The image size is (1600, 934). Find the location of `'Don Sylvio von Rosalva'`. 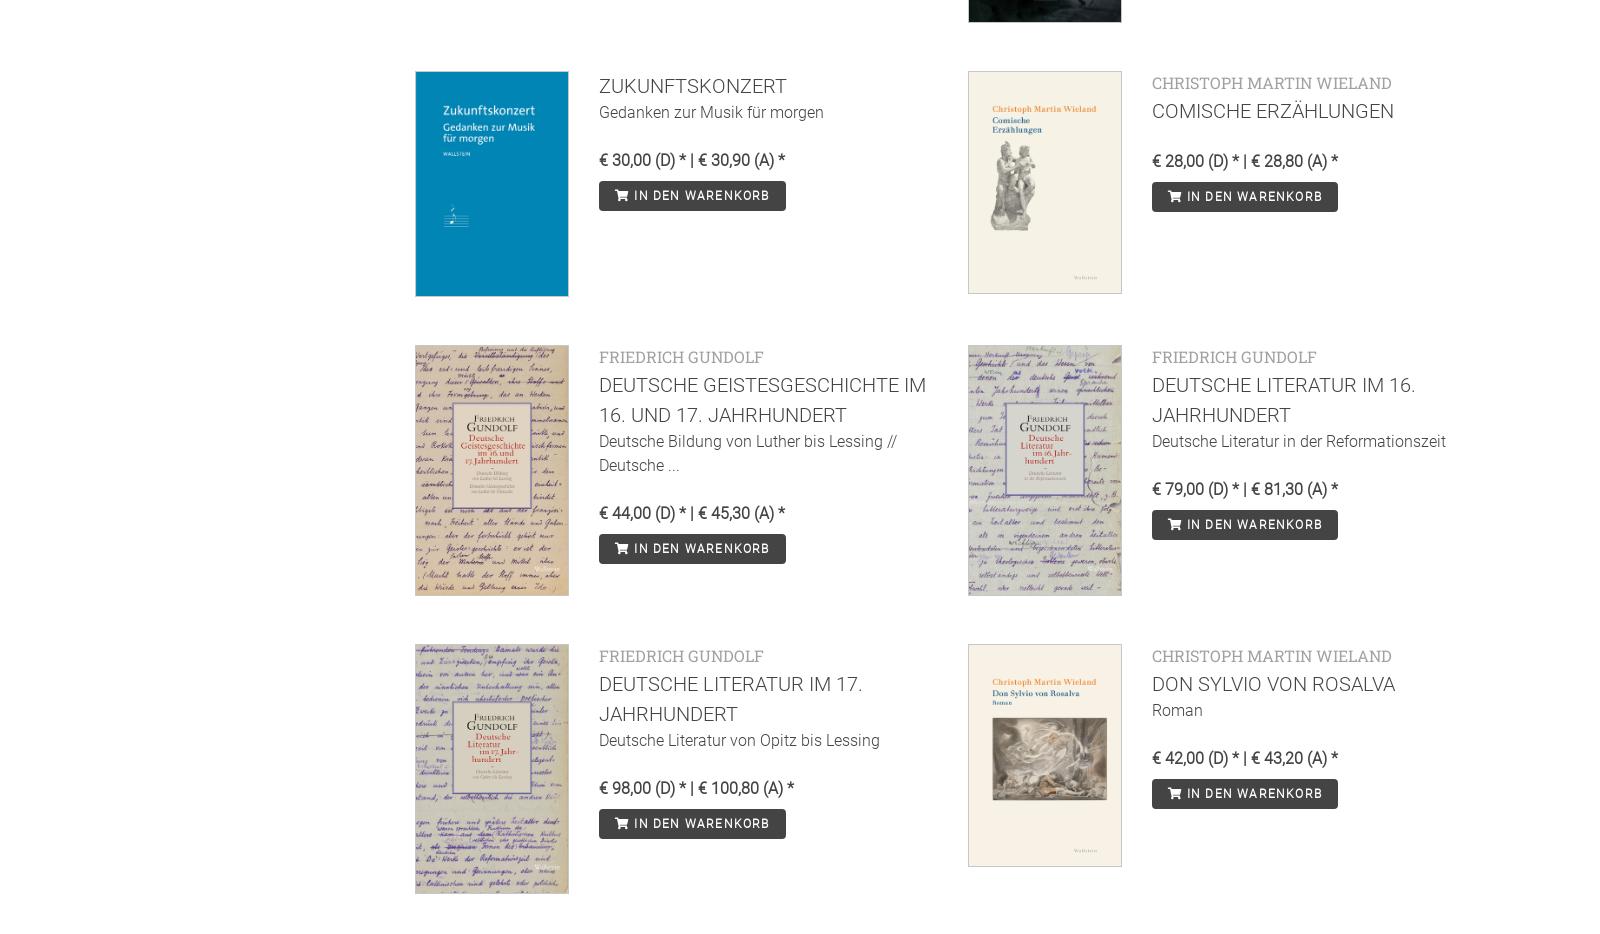

'Don Sylvio von Rosalva' is located at coordinates (1271, 682).